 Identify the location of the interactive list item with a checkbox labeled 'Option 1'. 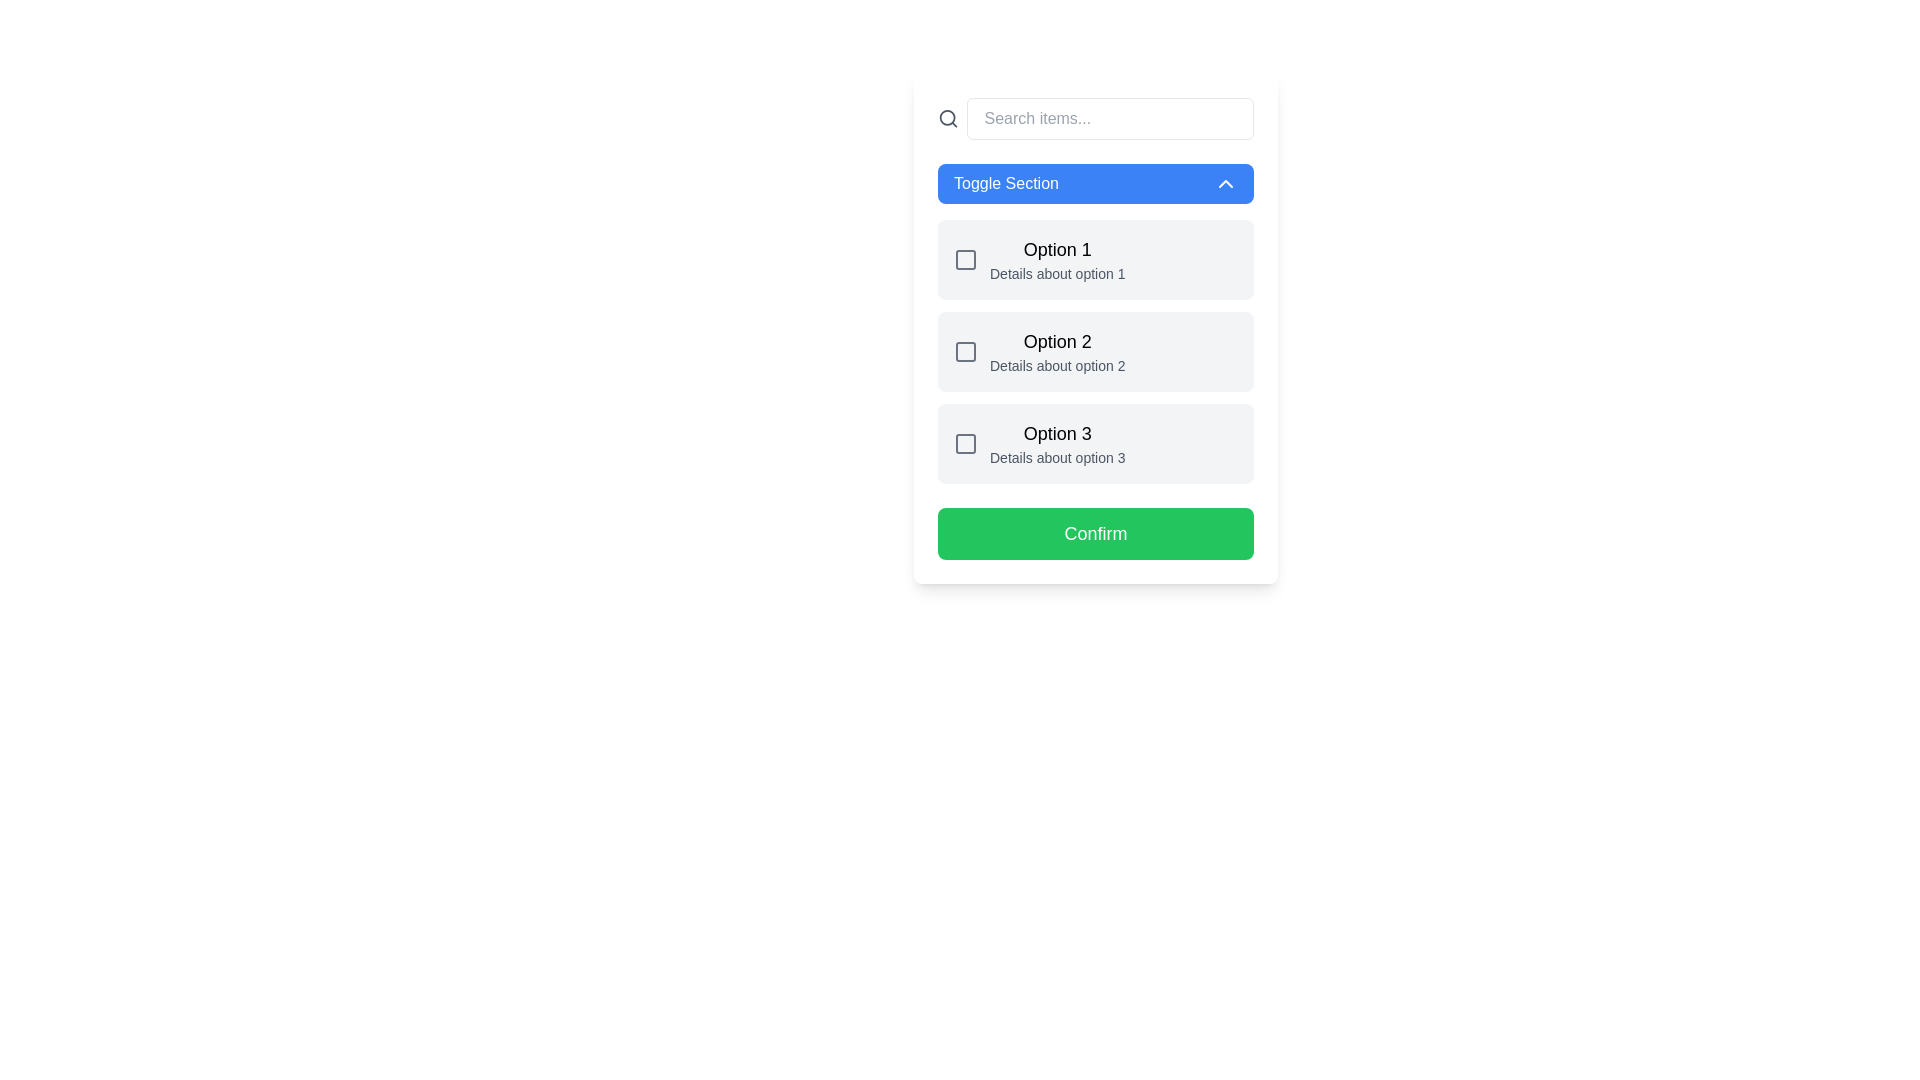
(1094, 258).